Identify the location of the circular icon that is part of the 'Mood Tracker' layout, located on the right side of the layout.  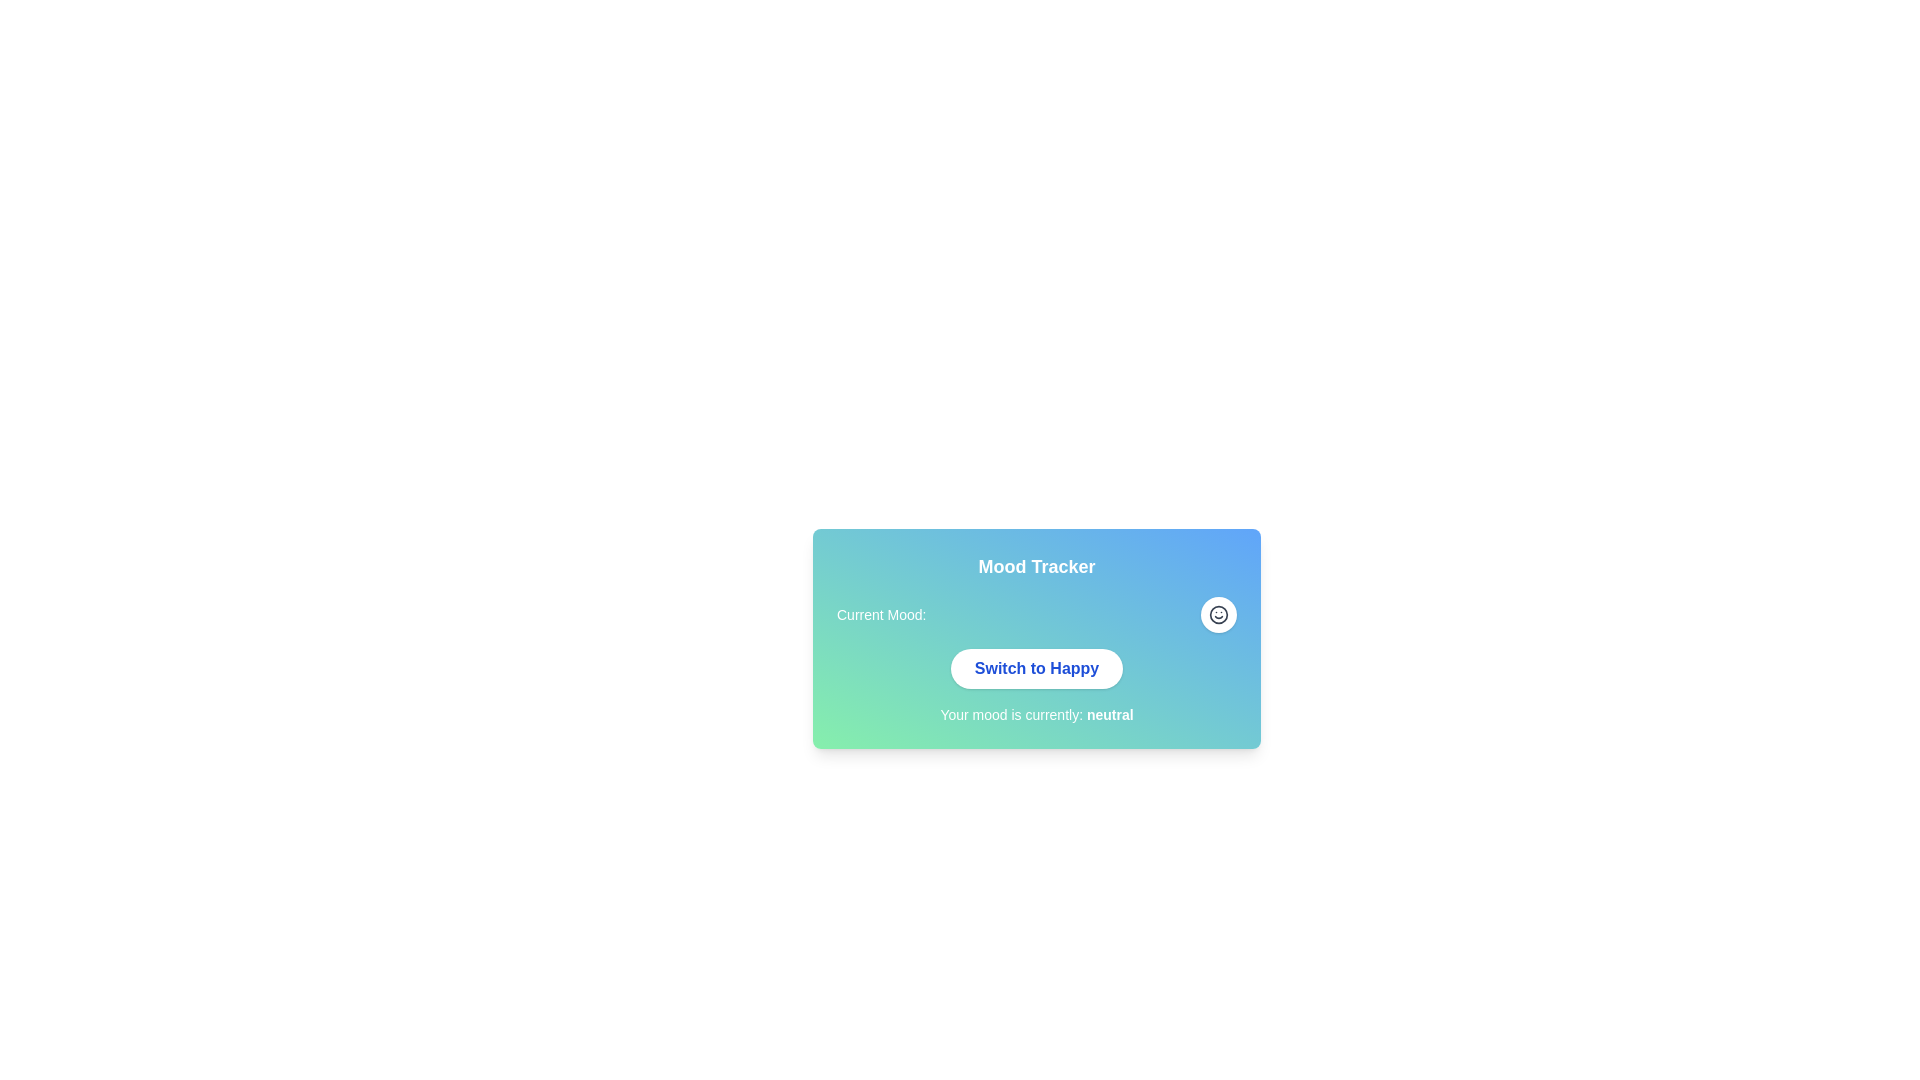
(1218, 613).